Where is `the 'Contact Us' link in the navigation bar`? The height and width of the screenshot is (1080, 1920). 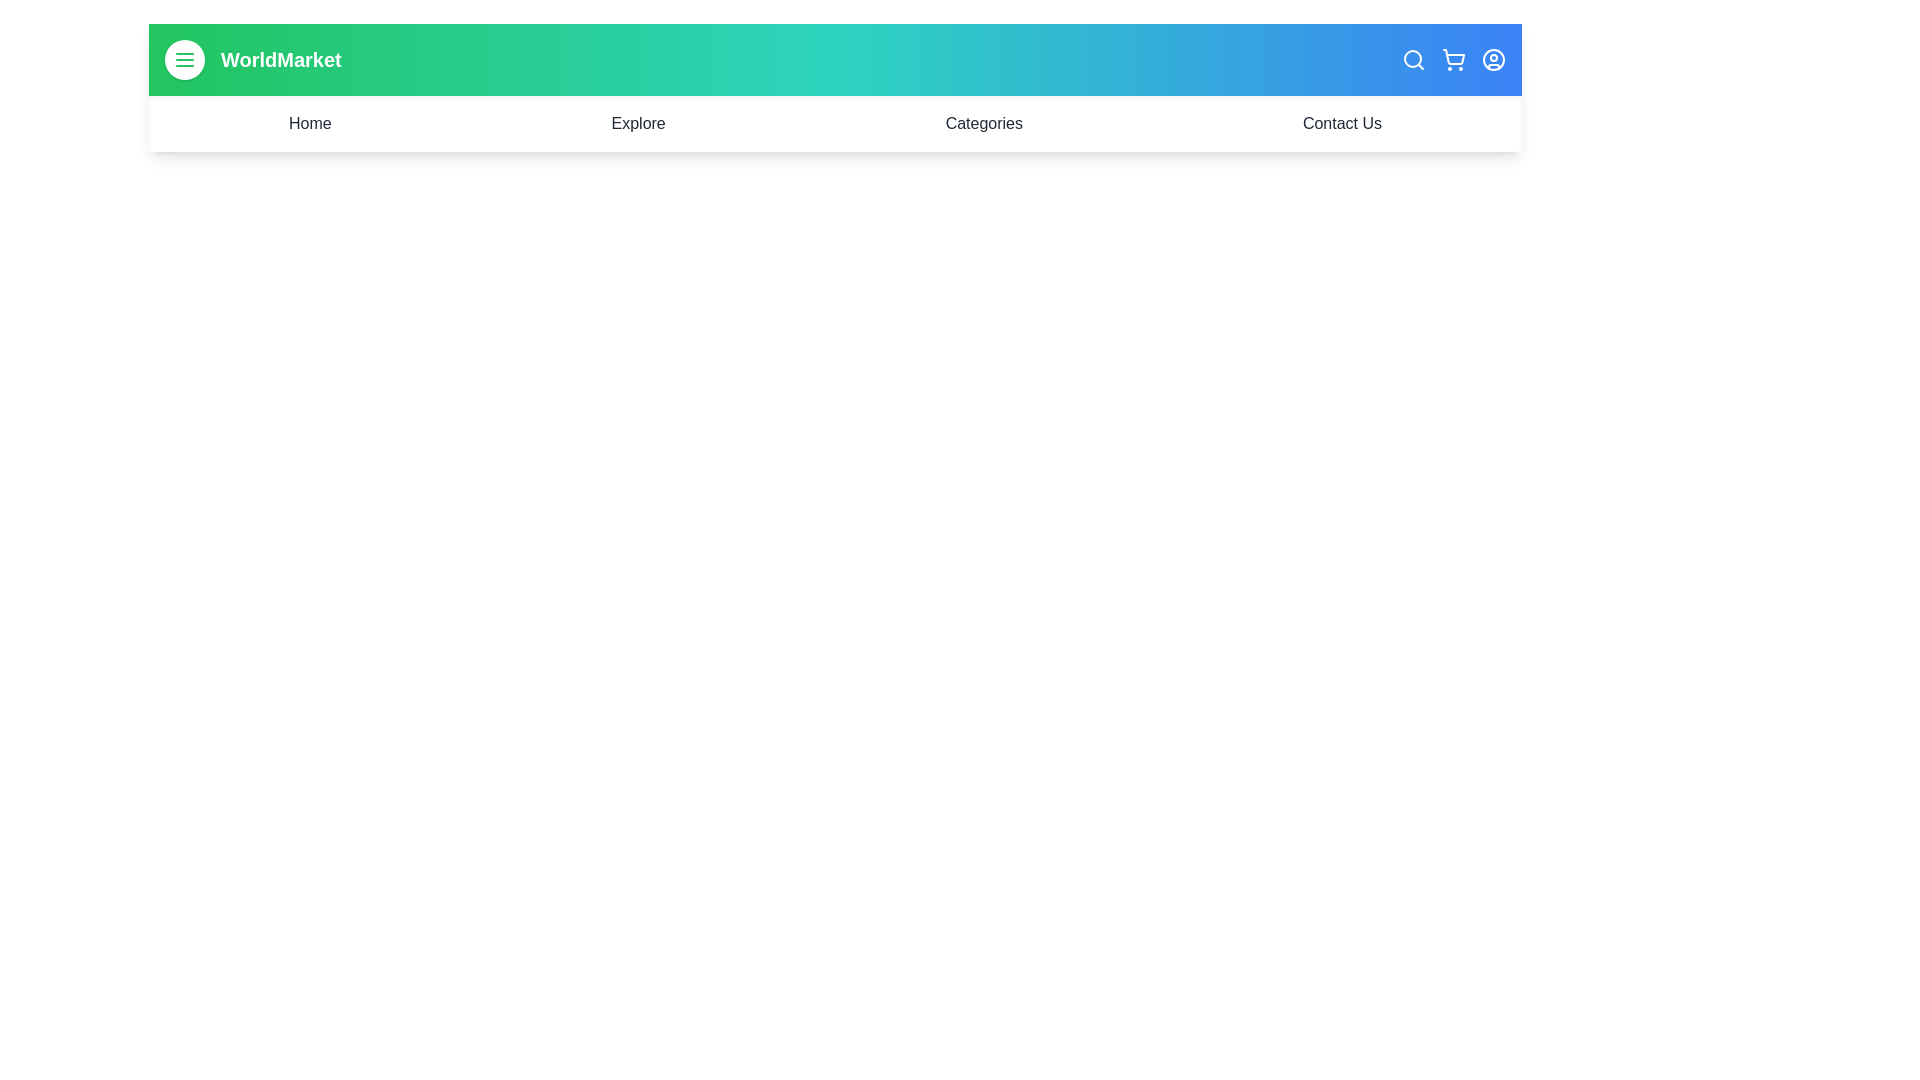 the 'Contact Us' link in the navigation bar is located at coordinates (1342, 123).